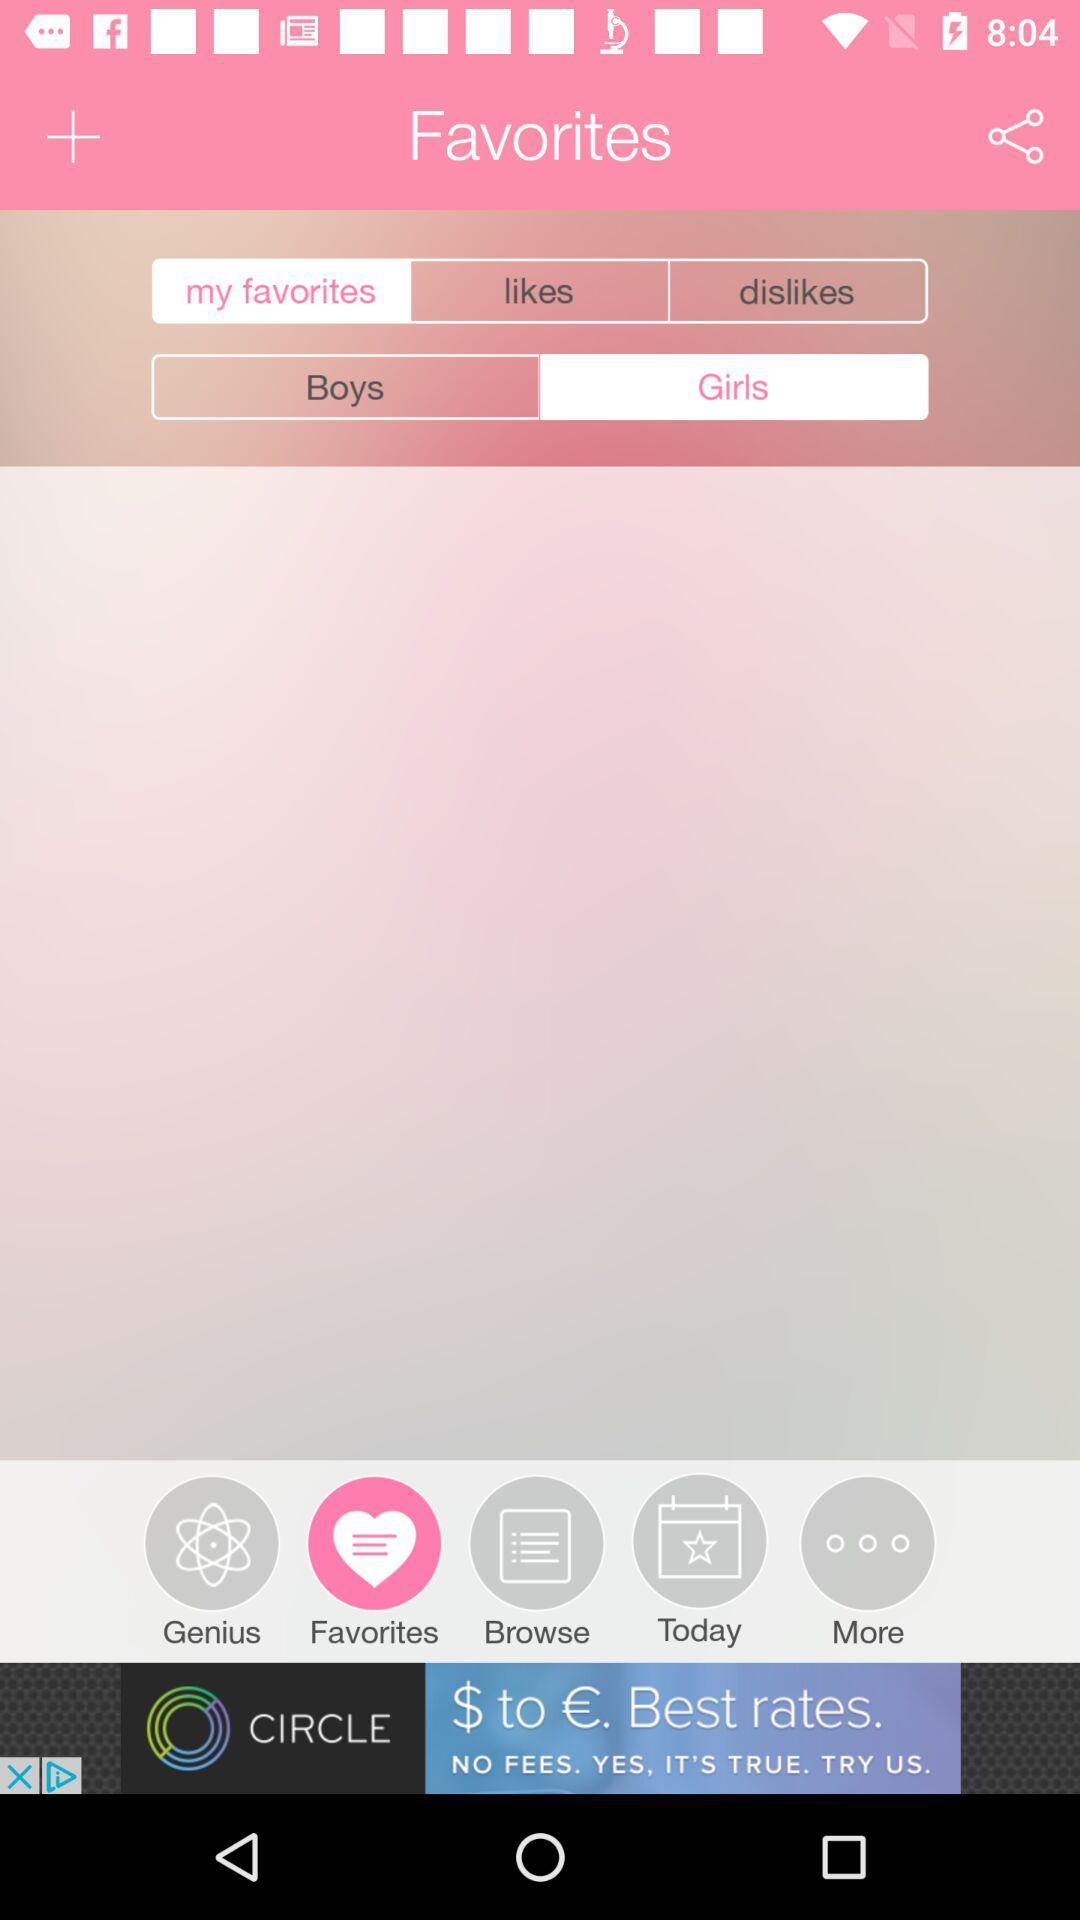  What do you see at coordinates (734, 387) in the screenshot?
I see `girls` at bounding box center [734, 387].